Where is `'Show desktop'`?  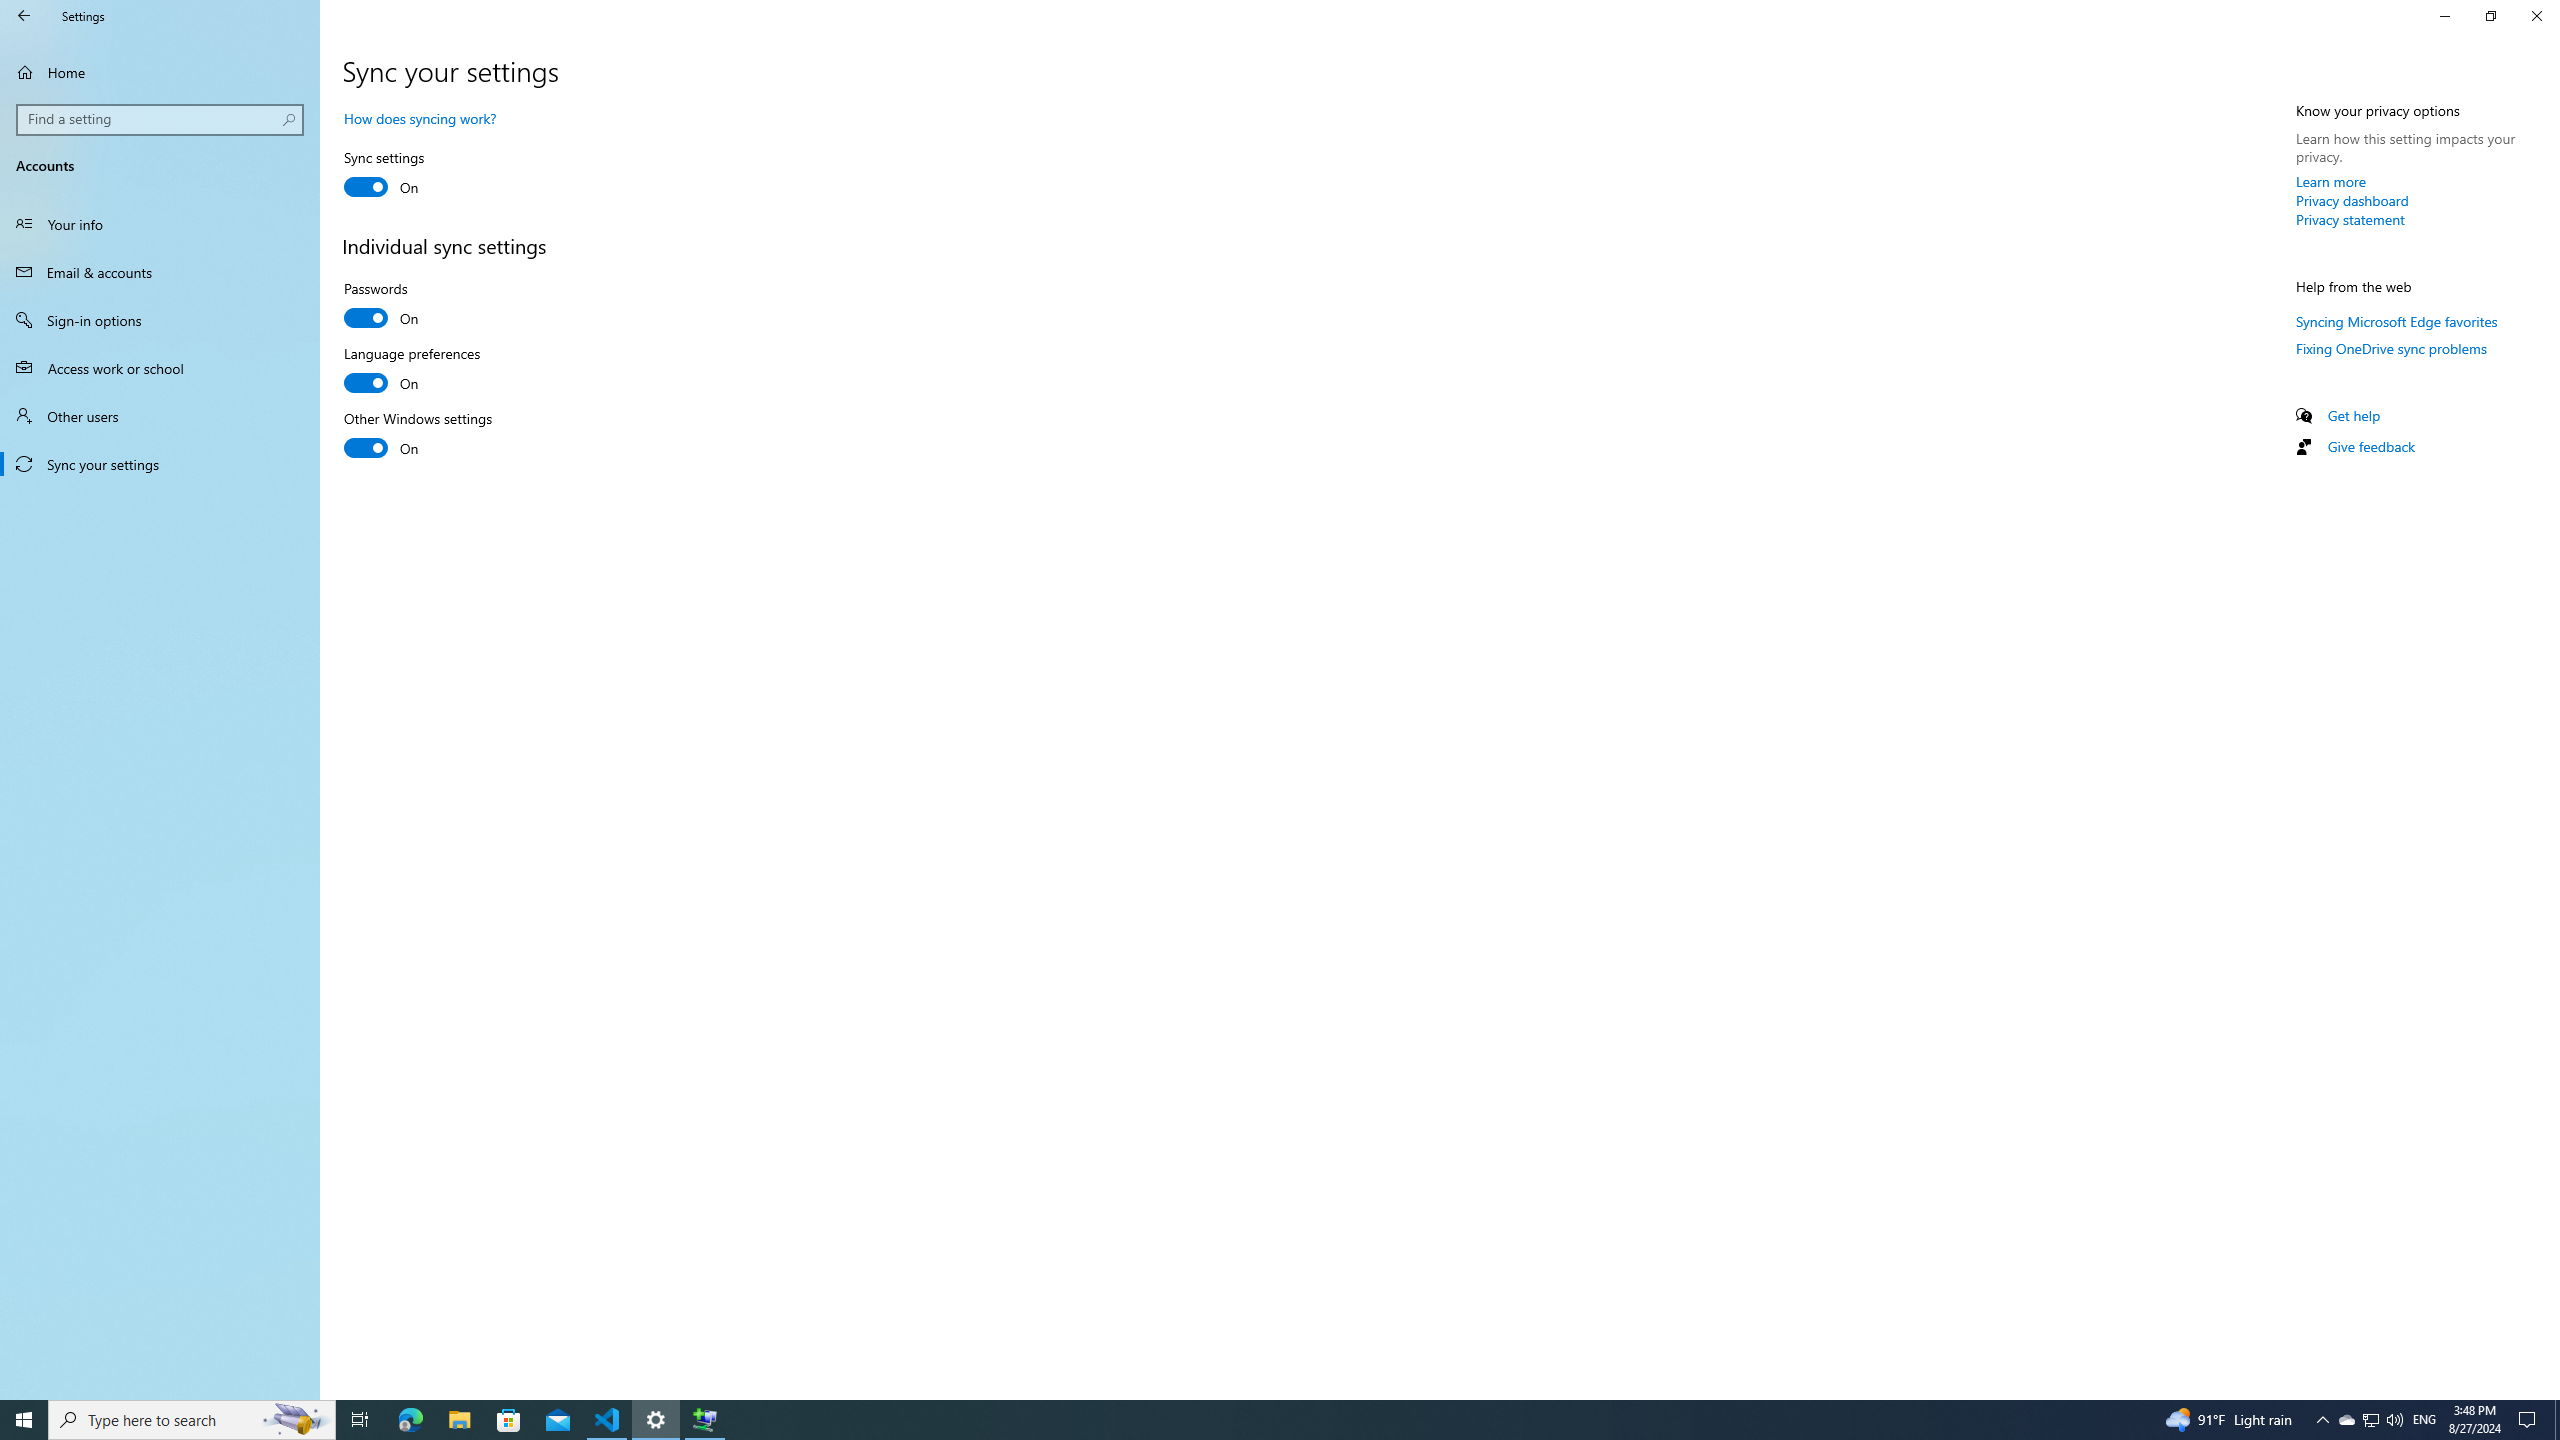
'Show desktop' is located at coordinates (2556, 1418).